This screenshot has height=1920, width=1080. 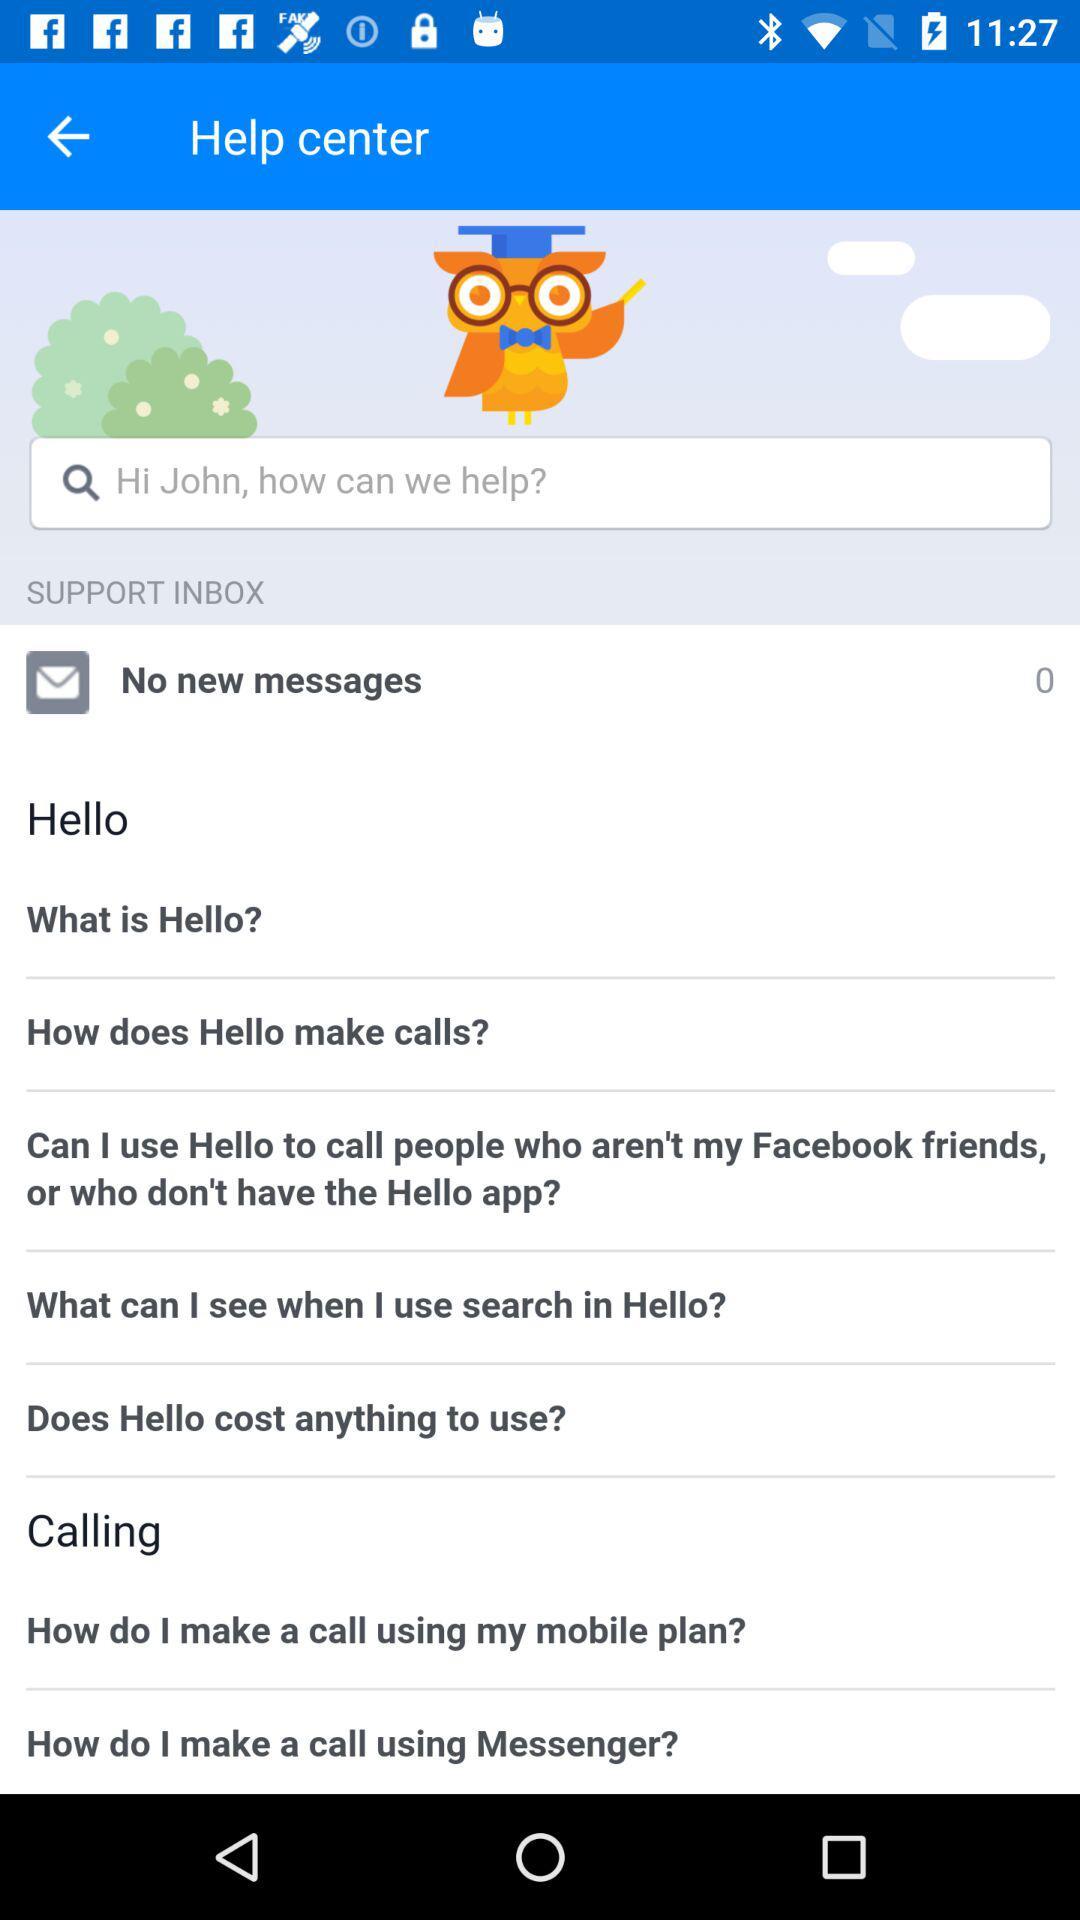 What do you see at coordinates (67, 135) in the screenshot?
I see `go back` at bounding box center [67, 135].